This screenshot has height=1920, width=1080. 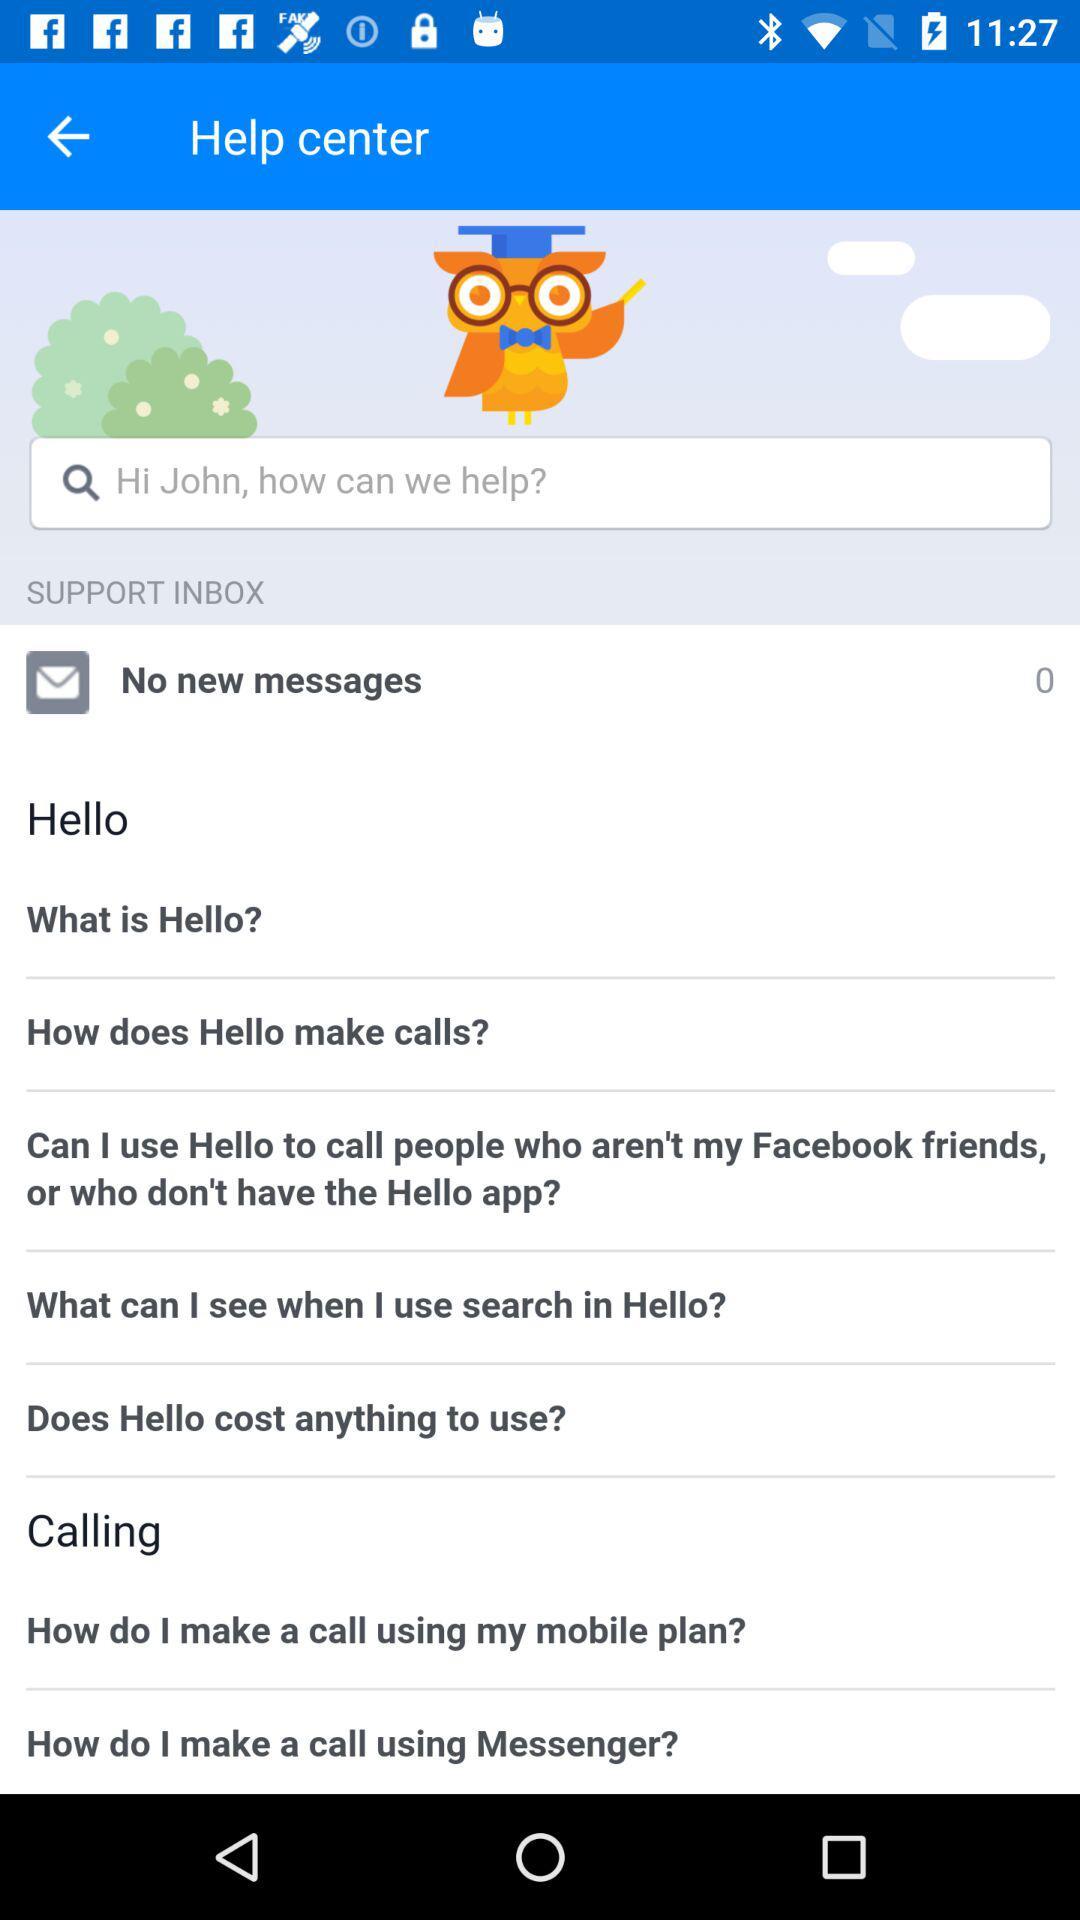 What do you see at coordinates (67, 135) in the screenshot?
I see `go back` at bounding box center [67, 135].